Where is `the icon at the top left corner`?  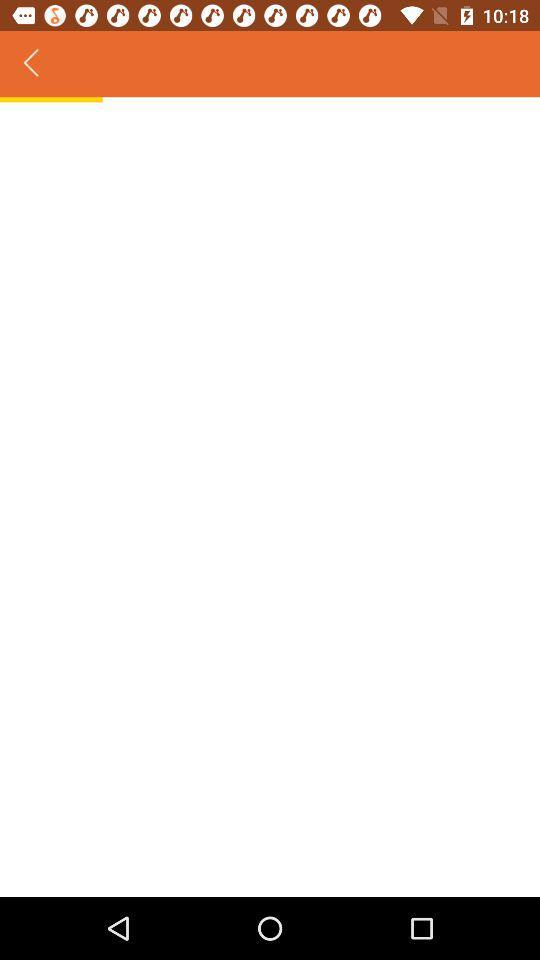
the icon at the top left corner is located at coordinates (31, 64).